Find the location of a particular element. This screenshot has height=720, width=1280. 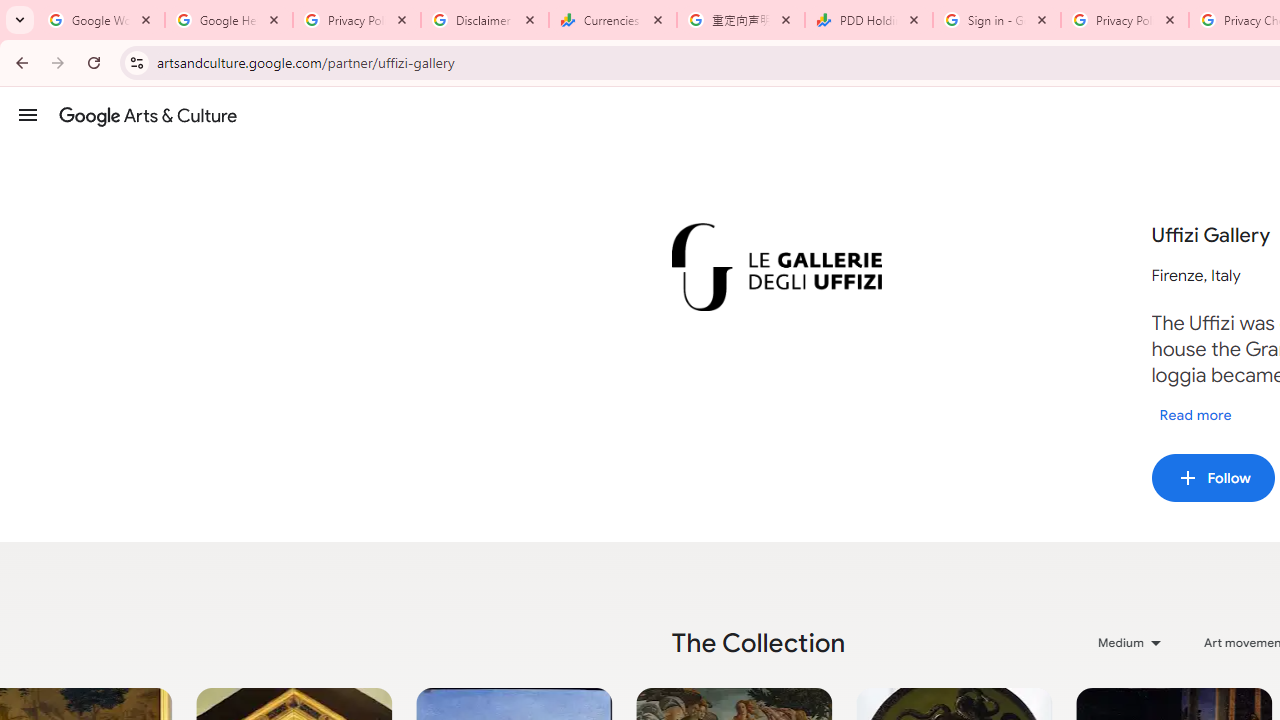

'Currencies - Google Finance' is located at coordinates (612, 20).